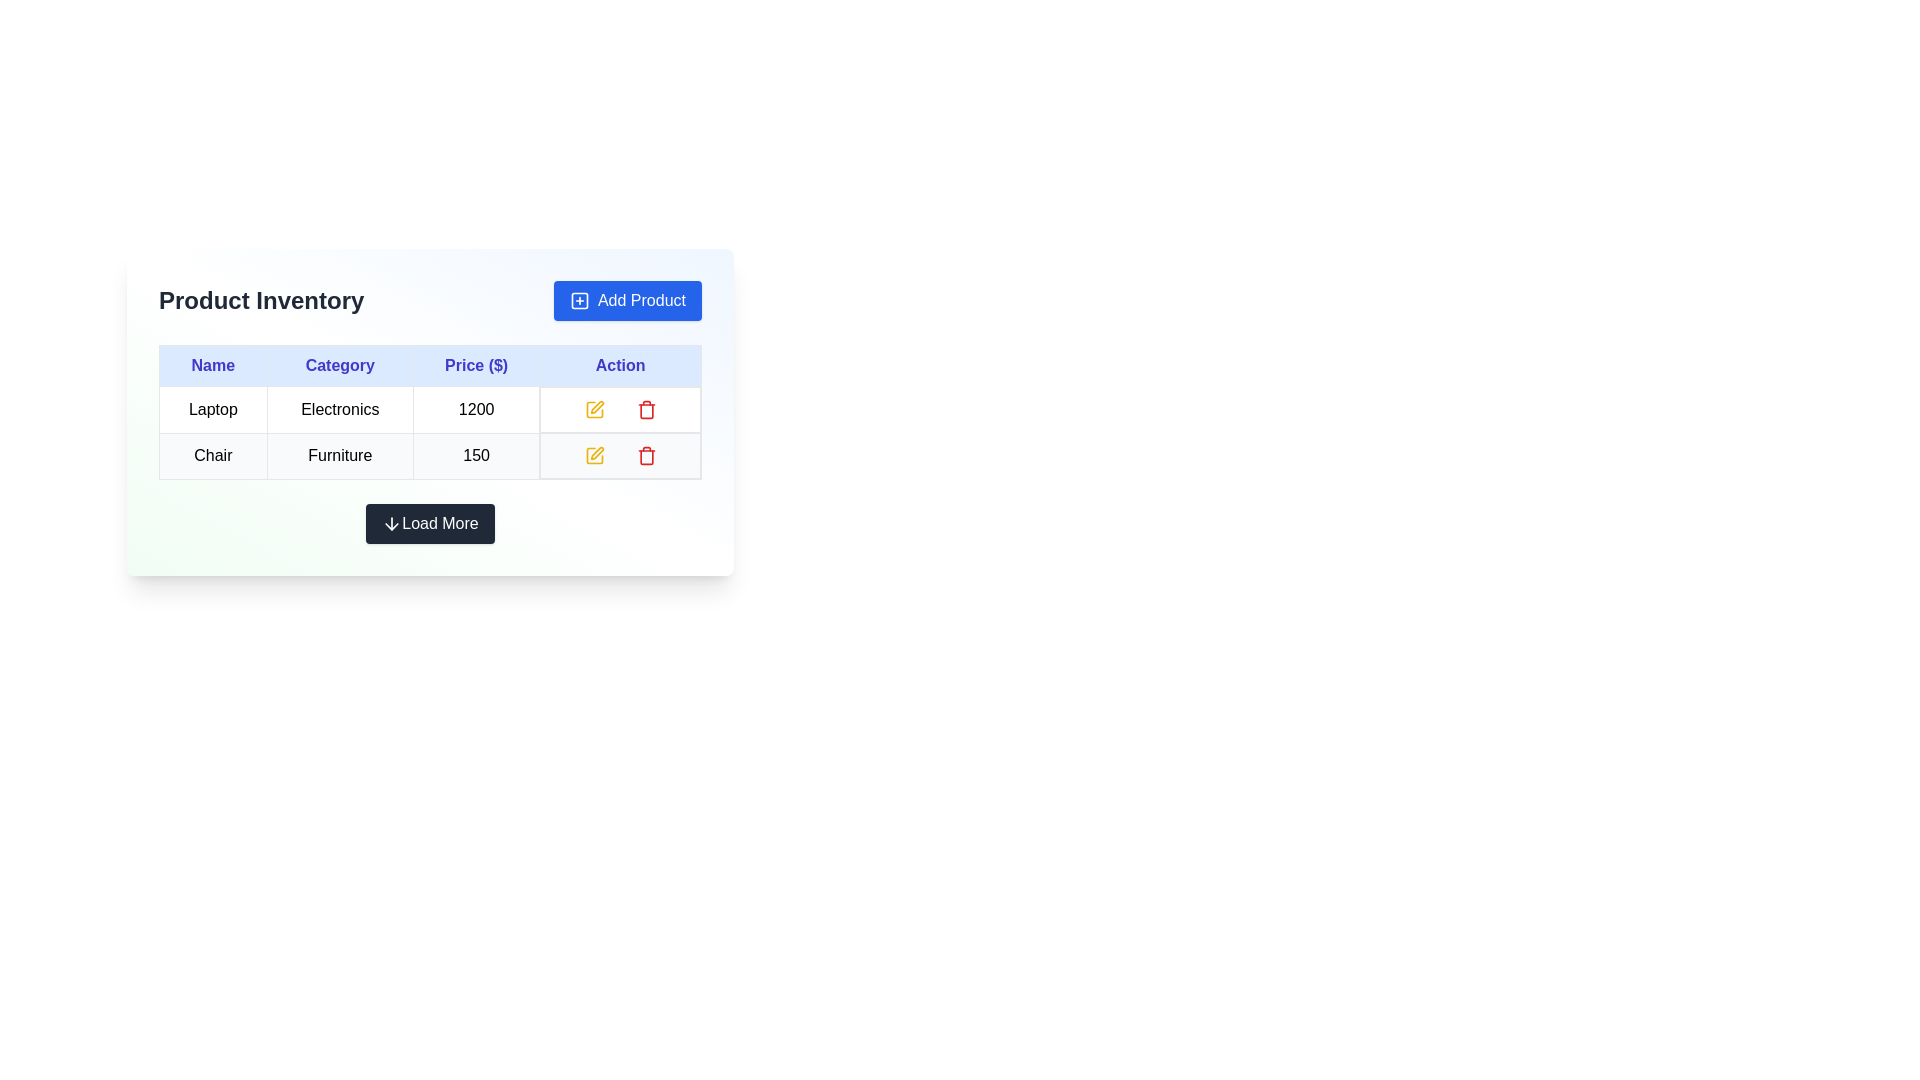  What do you see at coordinates (646, 408) in the screenshot?
I see `the trash button located in the second row of the 'Action' column of the product inventory table` at bounding box center [646, 408].